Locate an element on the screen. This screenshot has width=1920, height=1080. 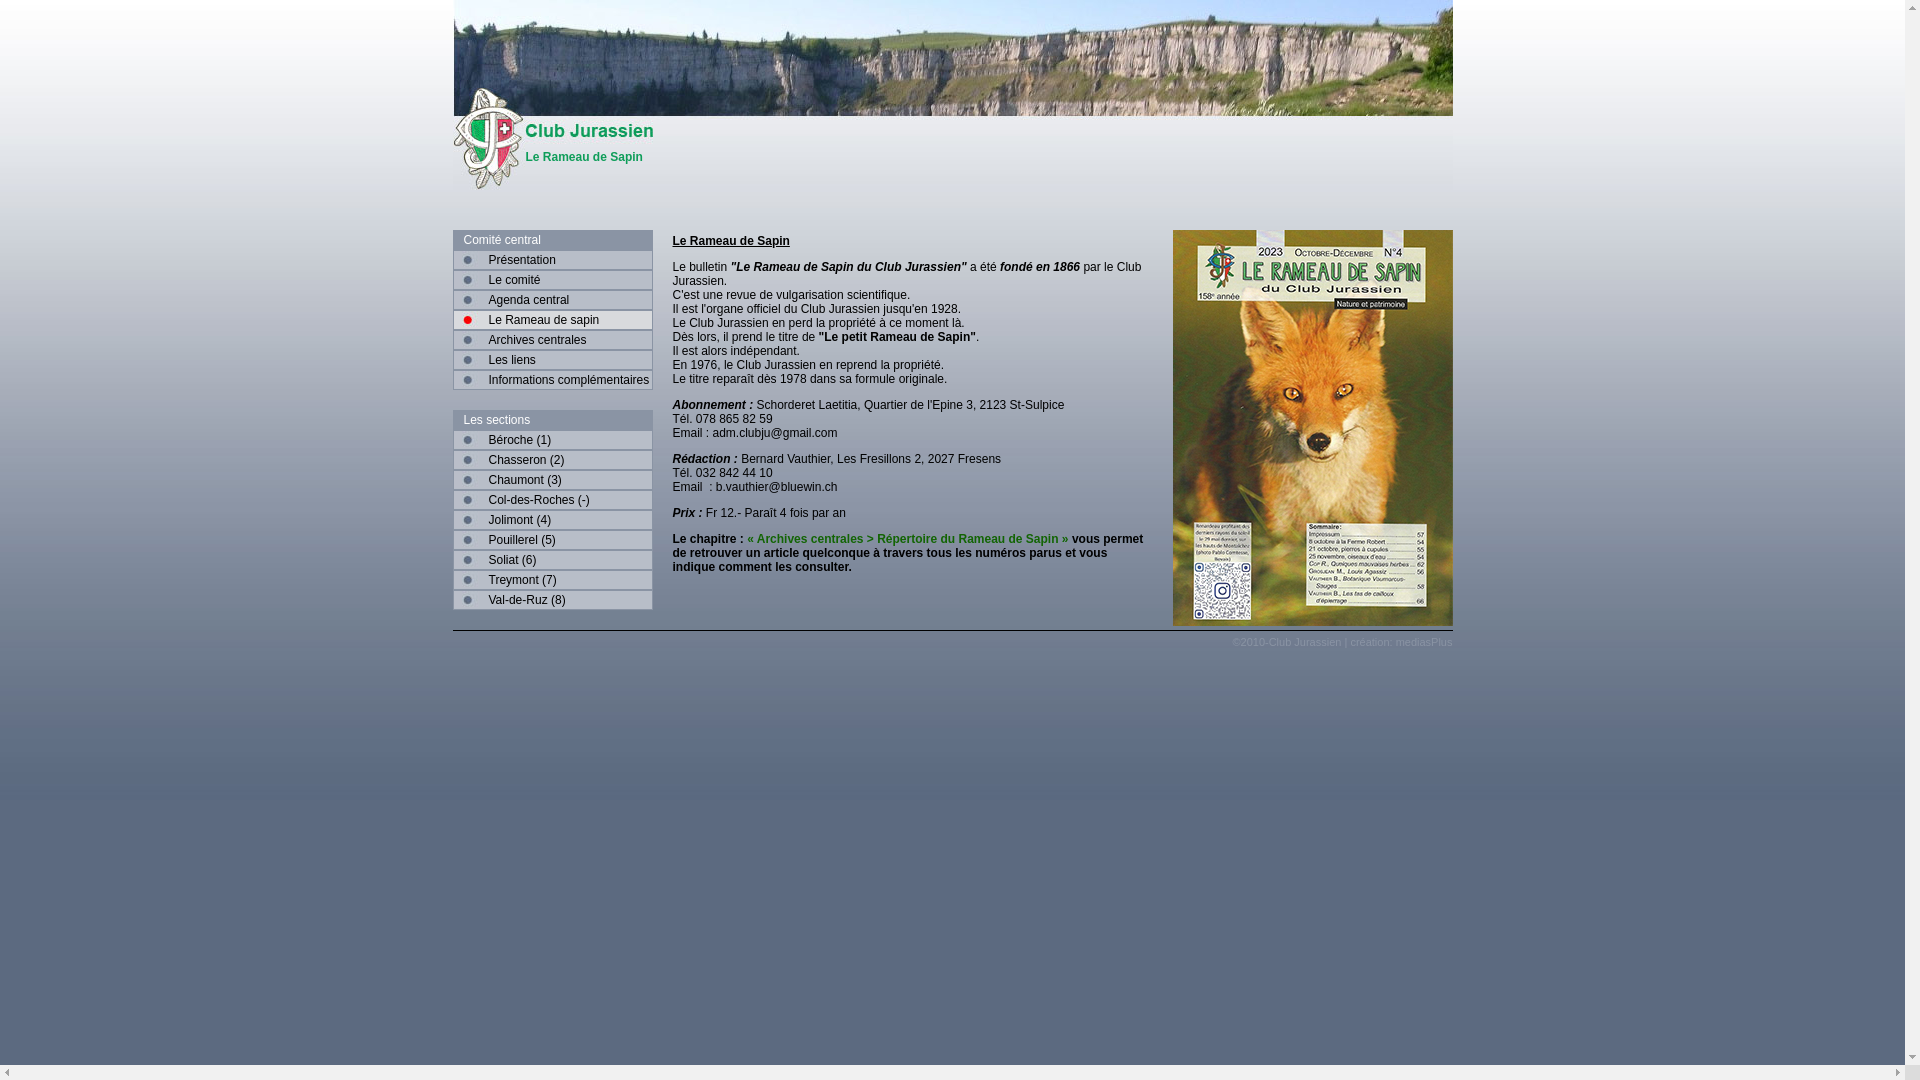
'Les liens' is located at coordinates (552, 358).